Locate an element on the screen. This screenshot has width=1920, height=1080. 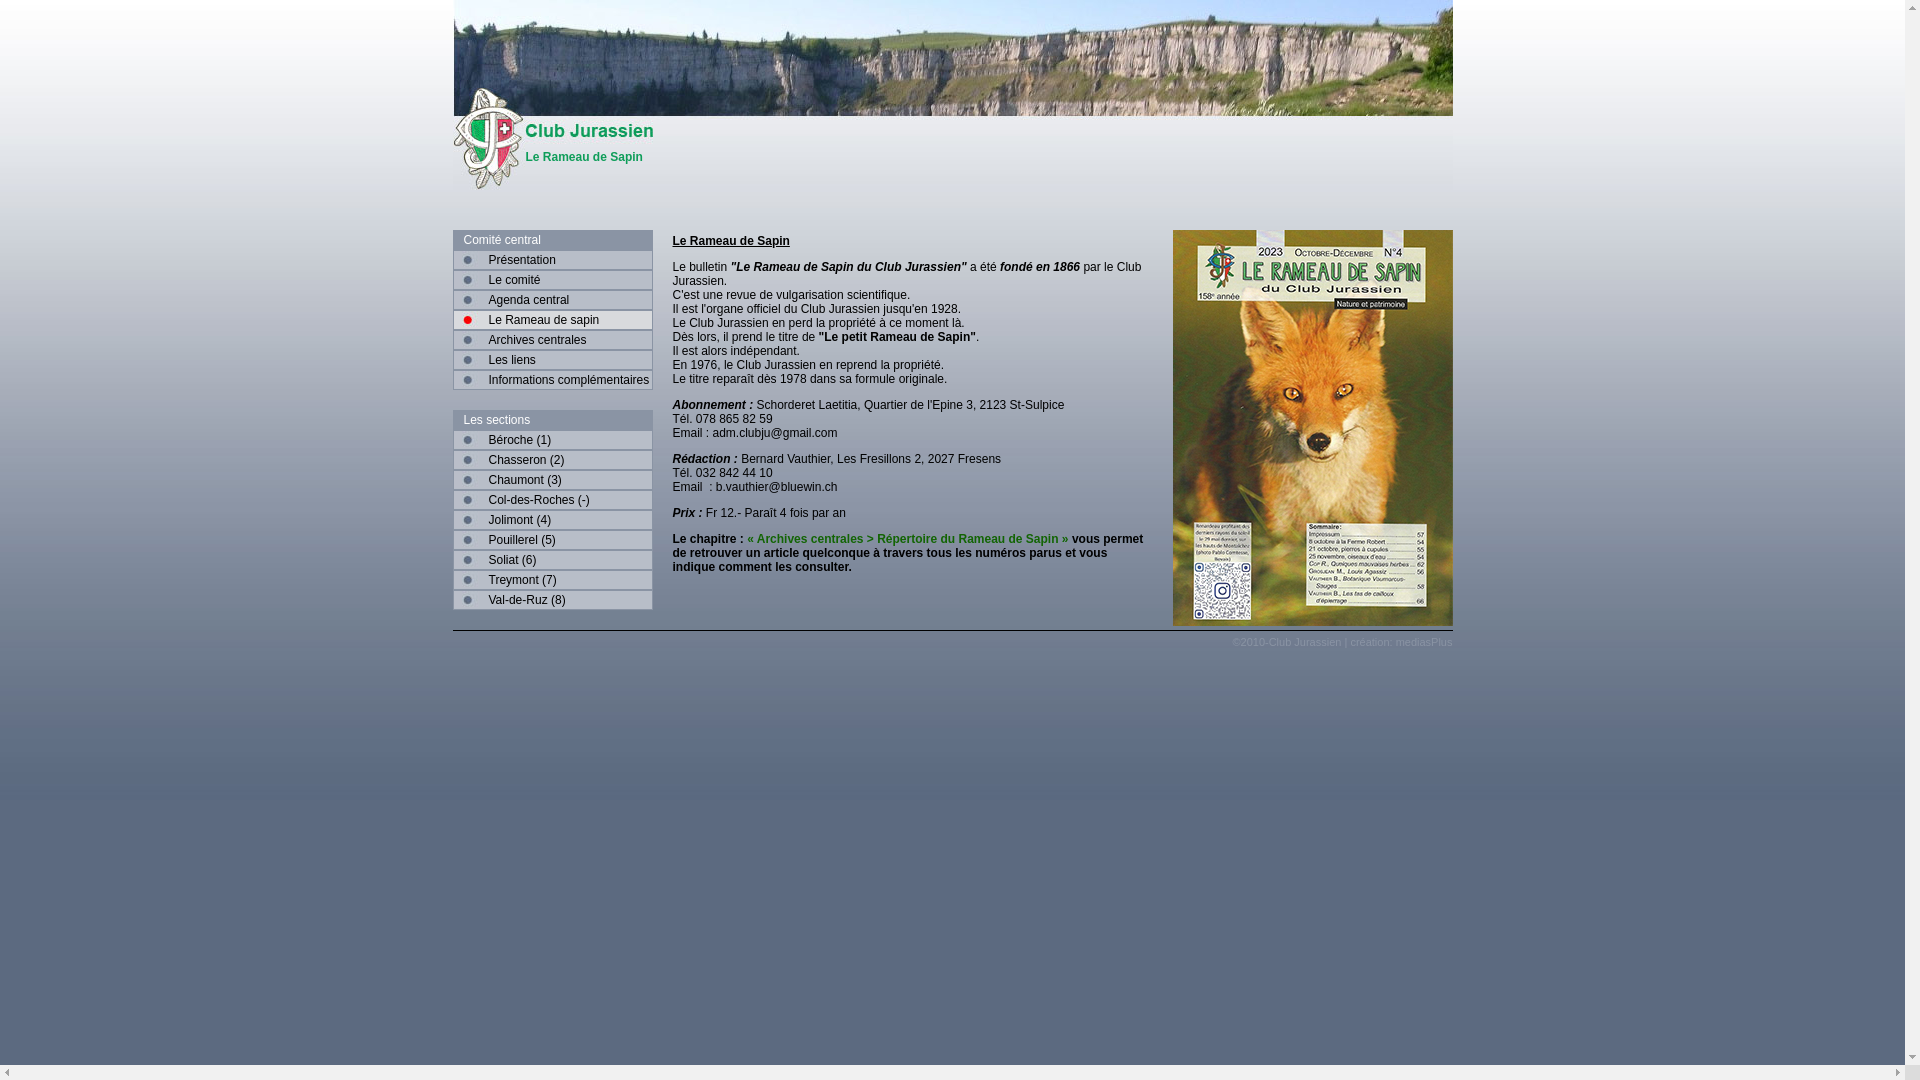
'Les liens' is located at coordinates (552, 358).